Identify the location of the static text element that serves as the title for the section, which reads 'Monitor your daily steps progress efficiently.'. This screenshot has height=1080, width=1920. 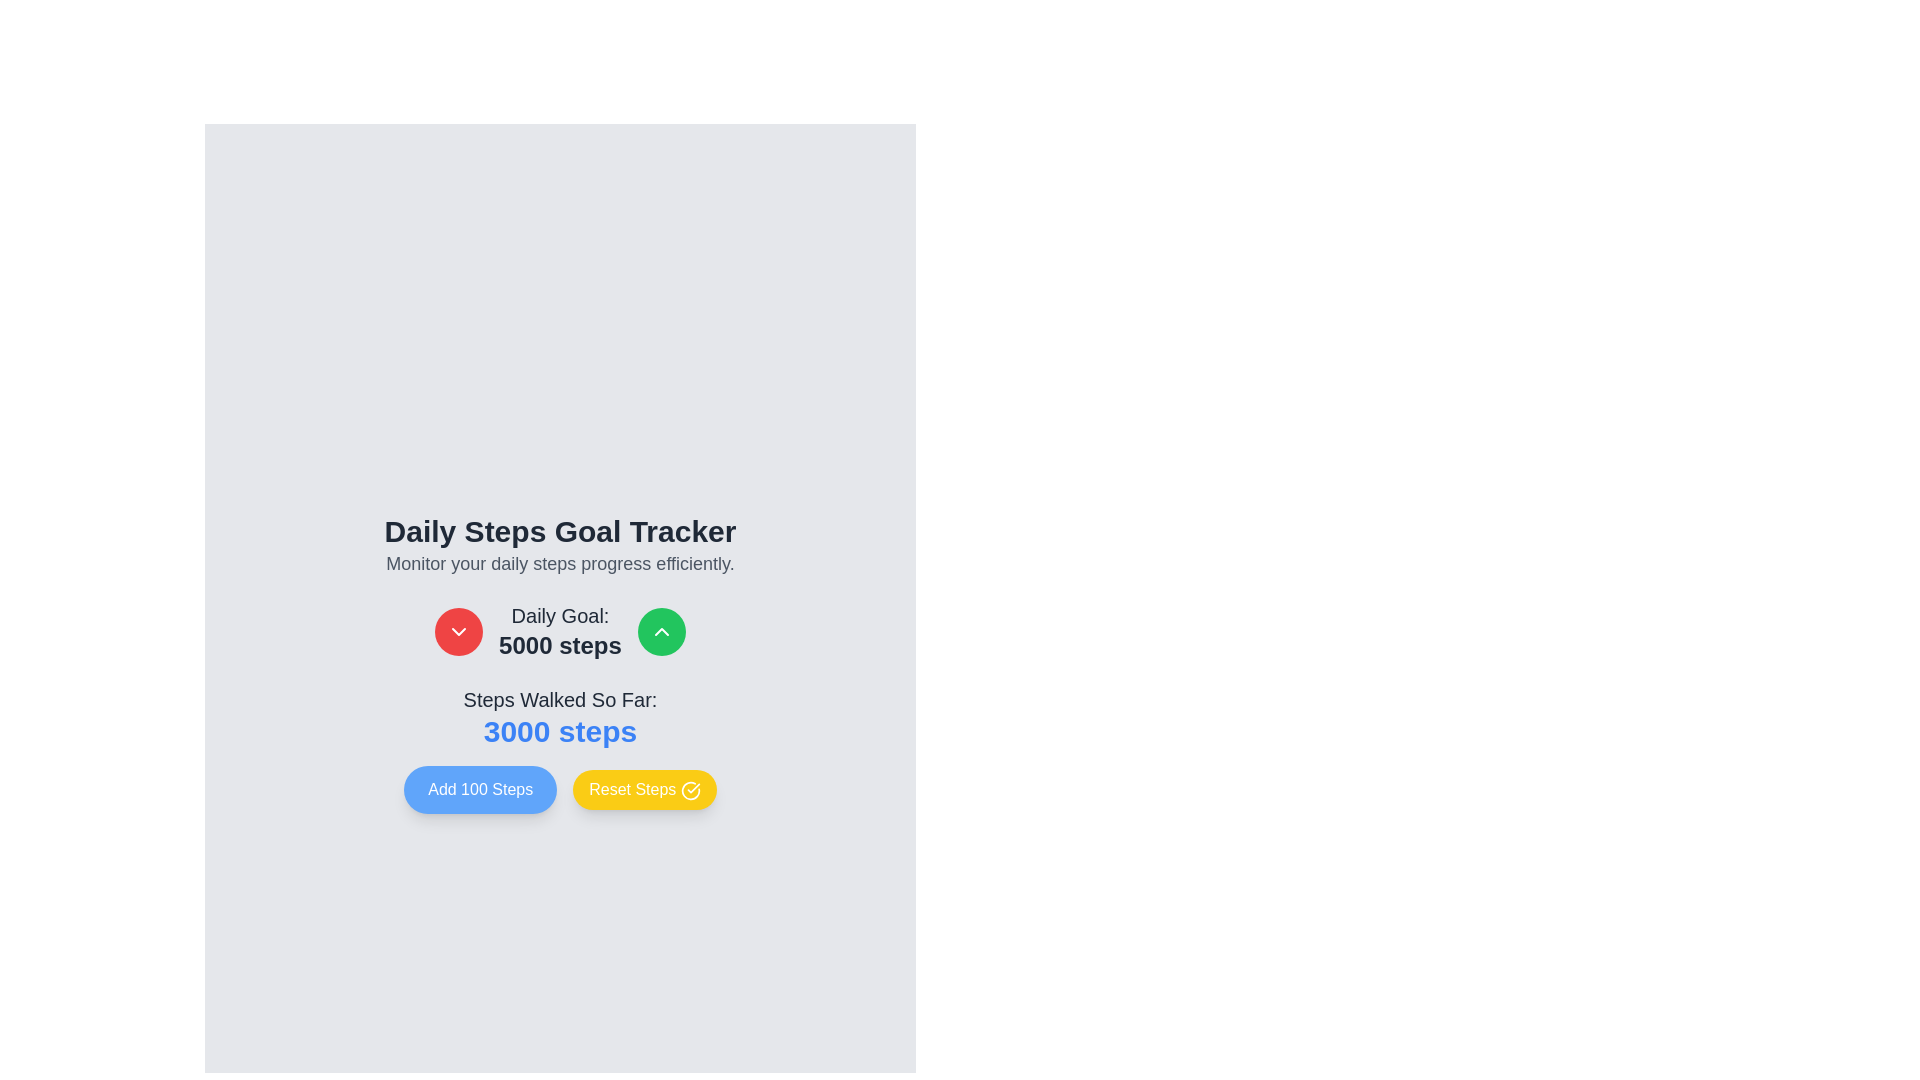
(560, 531).